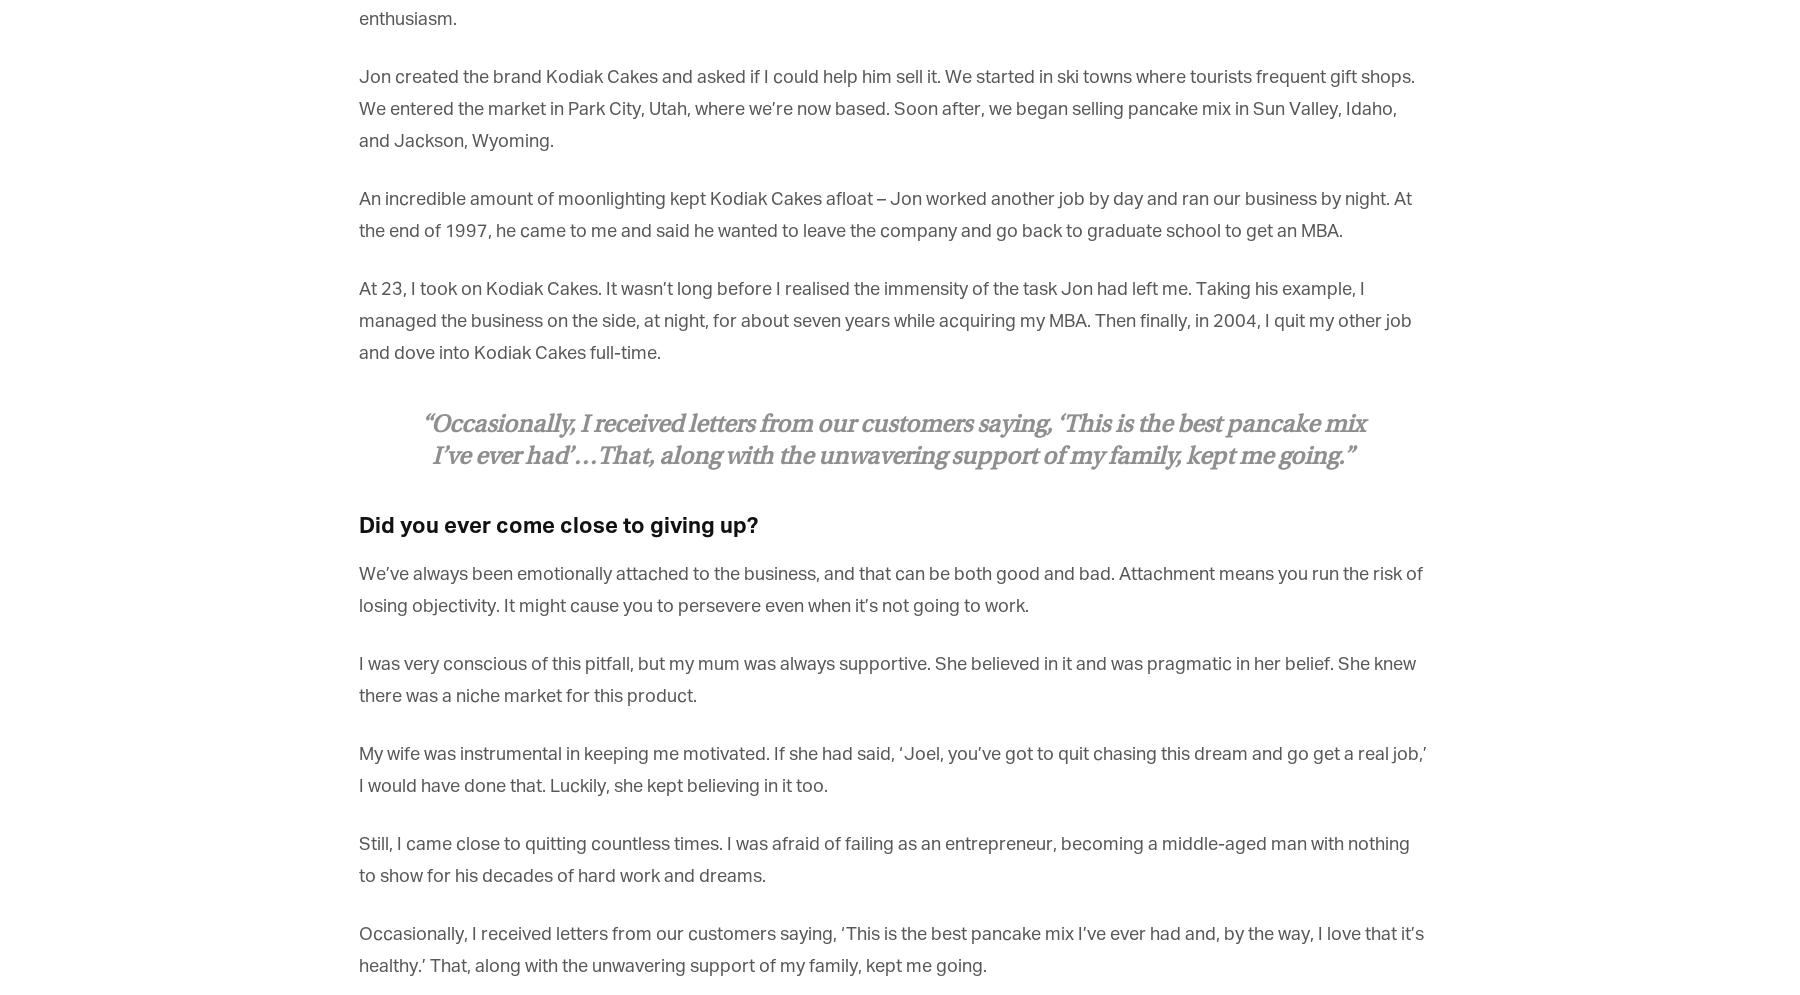 The image size is (1800, 995). What do you see at coordinates (892, 771) in the screenshot?
I see `'My wife was instrumental in keeping me motivated. If she had said, ‘Joel, you’ve got to quit chasing this dream and go get a real job,’ I would have done that. Luckily, she kept believing in it too.'` at bounding box center [892, 771].